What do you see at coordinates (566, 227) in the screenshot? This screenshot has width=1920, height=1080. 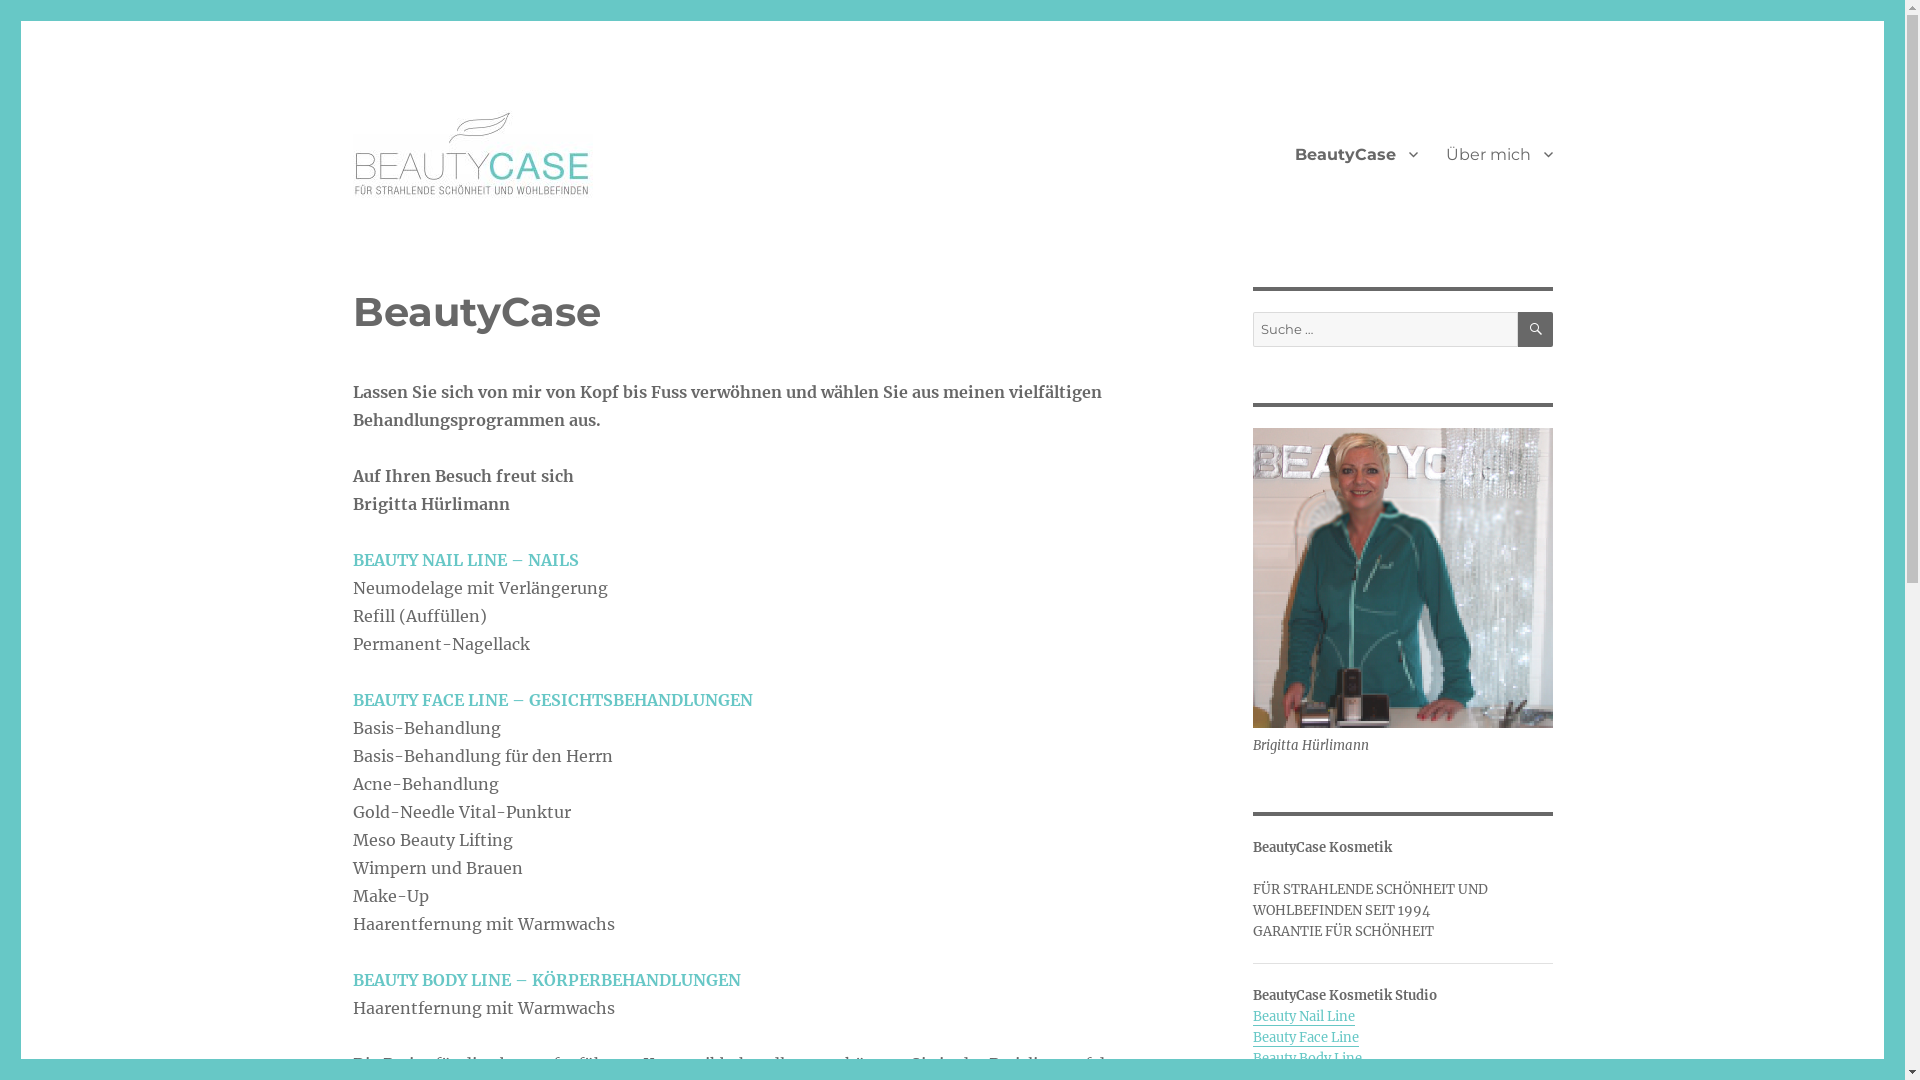 I see `'Beauty Case Kosmetik Studio'` at bounding box center [566, 227].